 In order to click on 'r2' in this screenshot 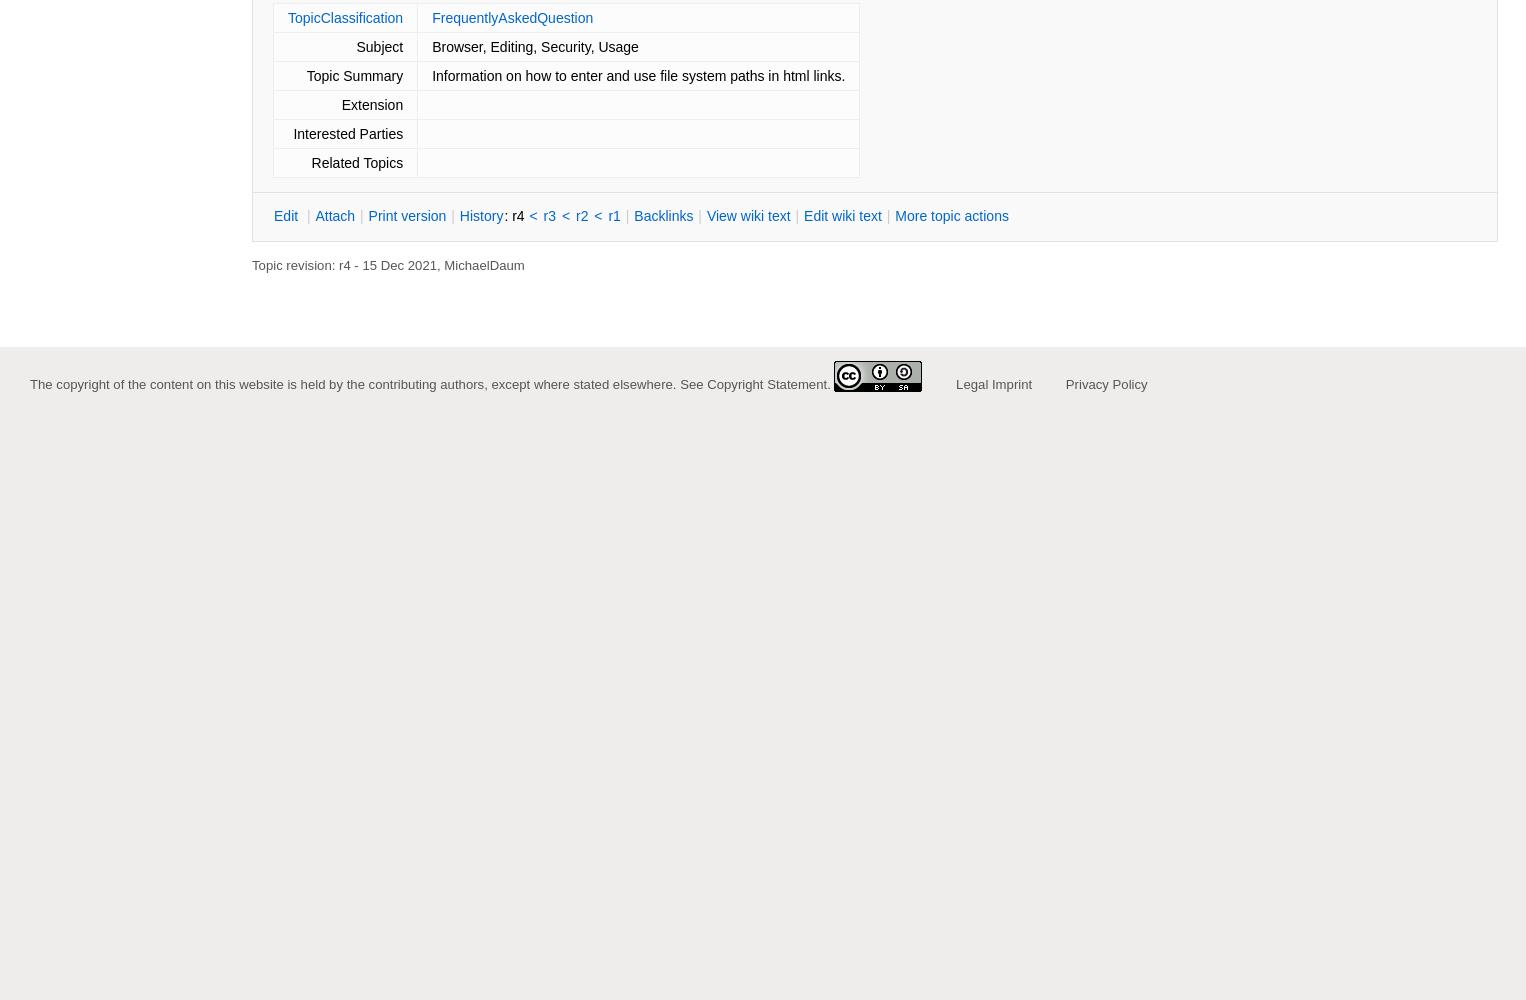, I will do `click(581, 215)`.